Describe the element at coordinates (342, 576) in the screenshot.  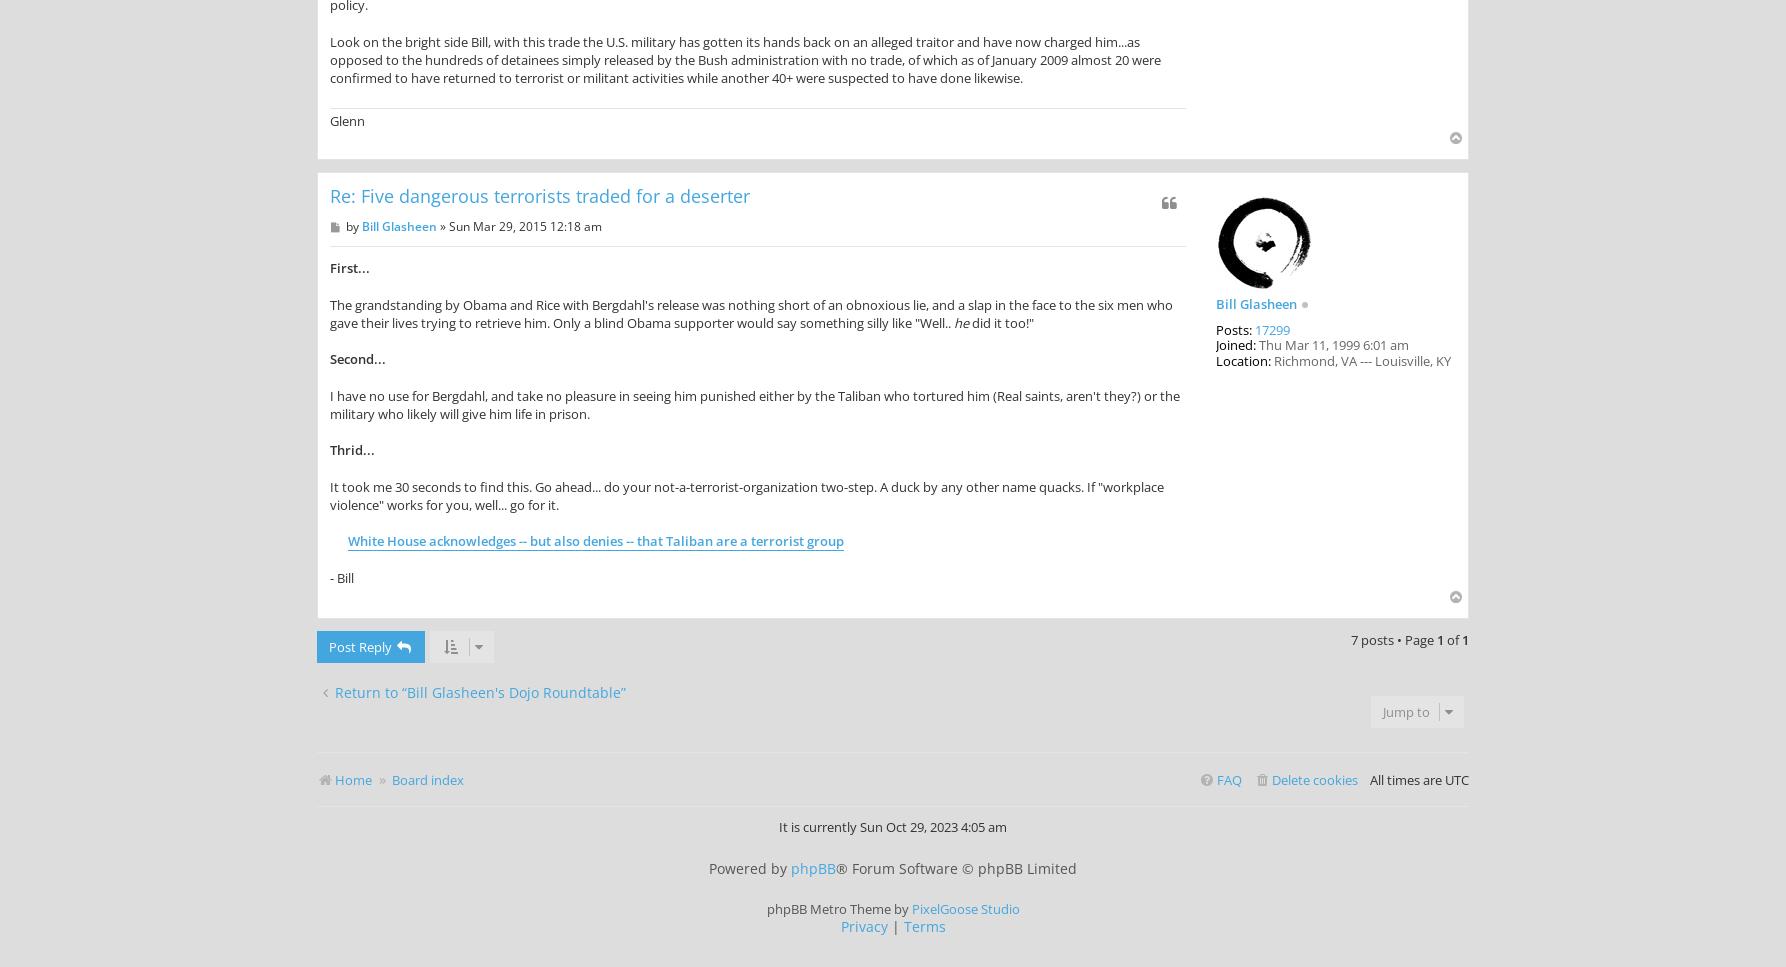
I see `'- Bill'` at that location.